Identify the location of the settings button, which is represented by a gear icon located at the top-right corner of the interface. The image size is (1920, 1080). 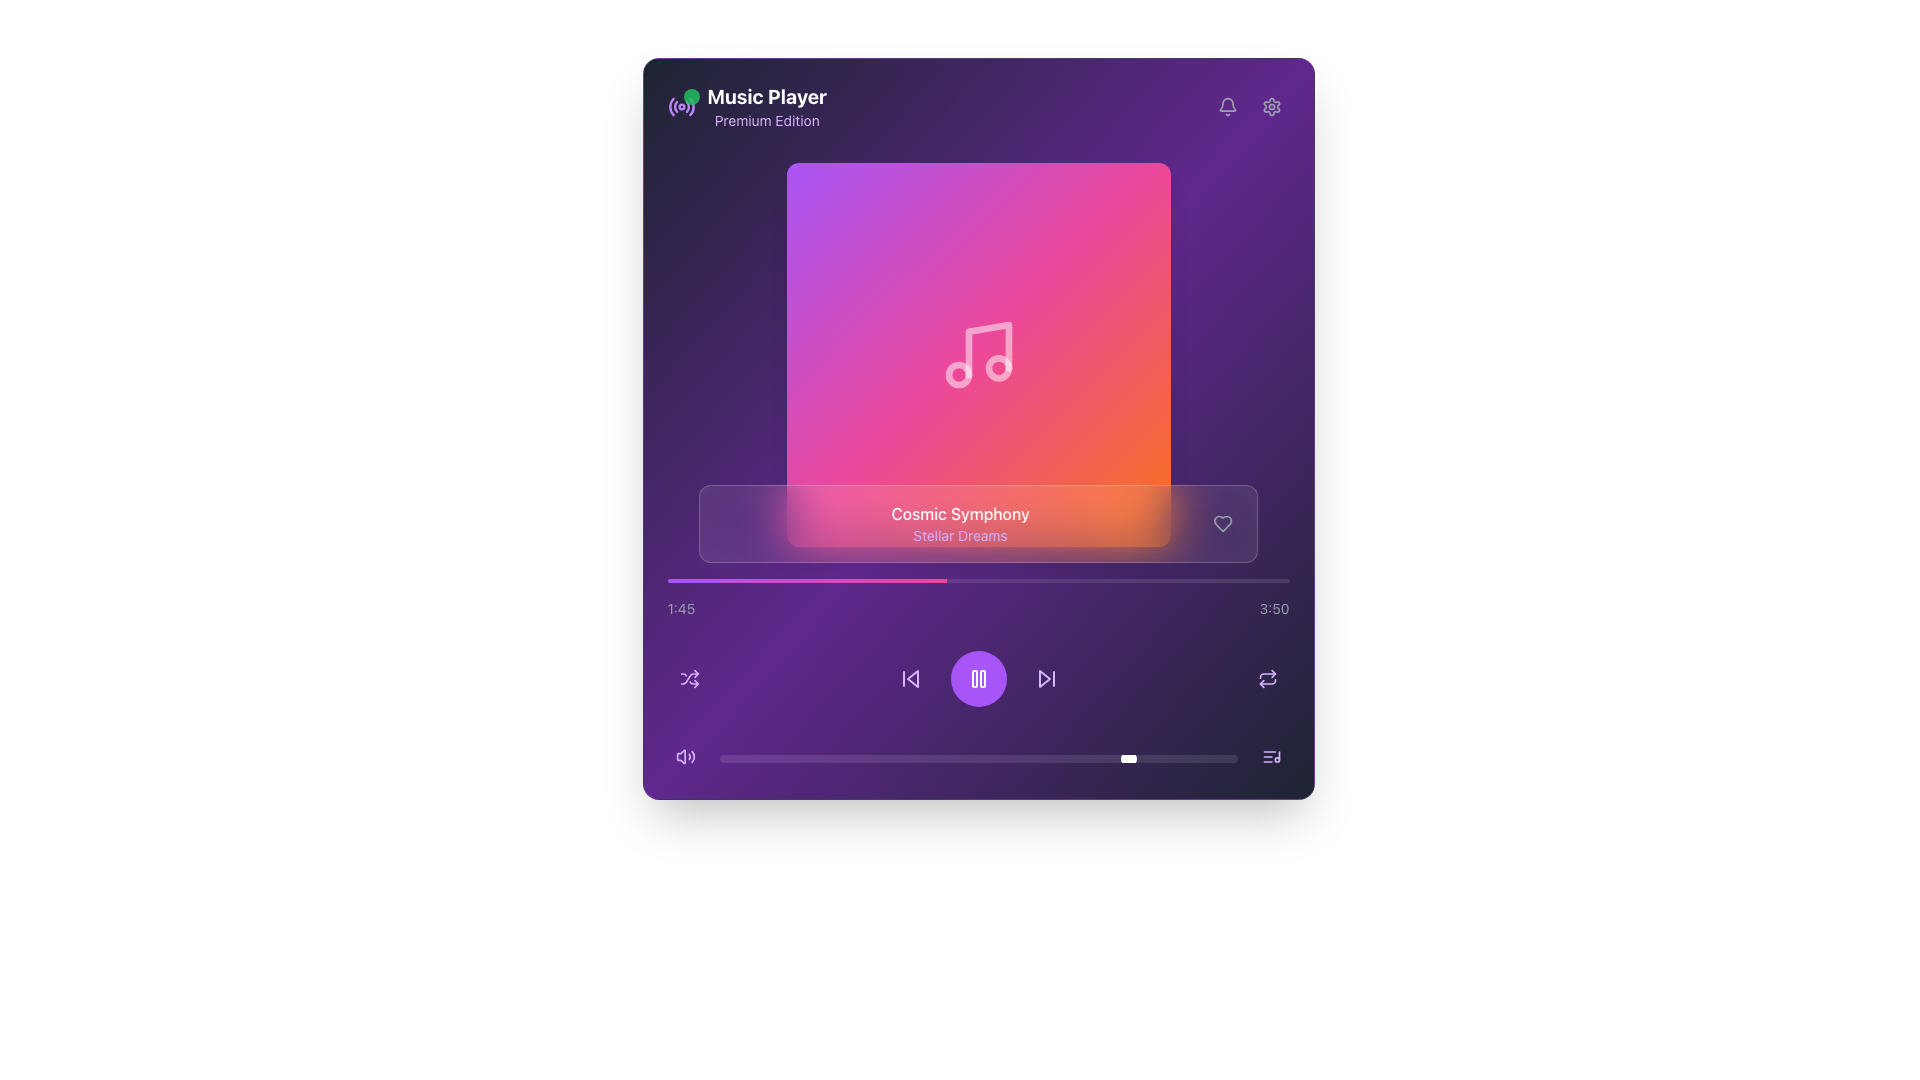
(1270, 107).